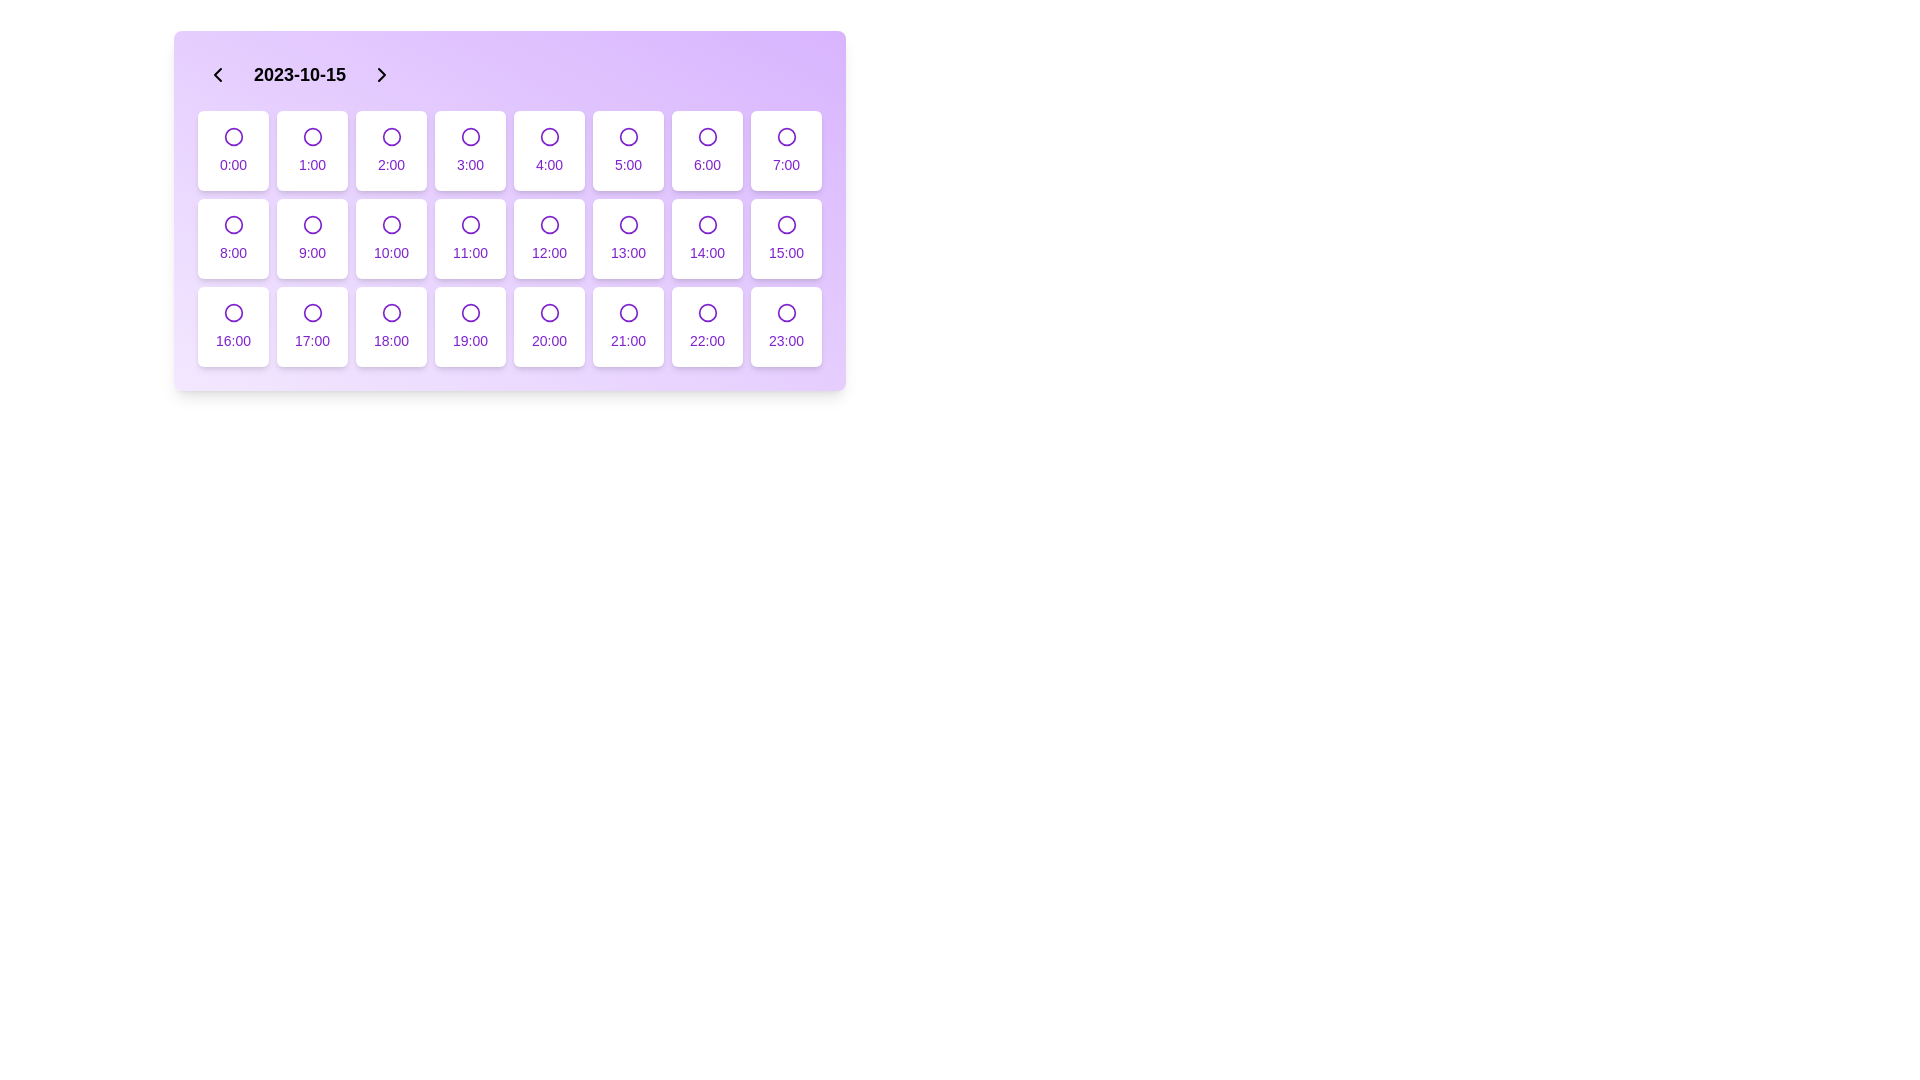  What do you see at coordinates (311, 224) in the screenshot?
I see `the circular icon with a thin purple border that represents the time '9:00'` at bounding box center [311, 224].